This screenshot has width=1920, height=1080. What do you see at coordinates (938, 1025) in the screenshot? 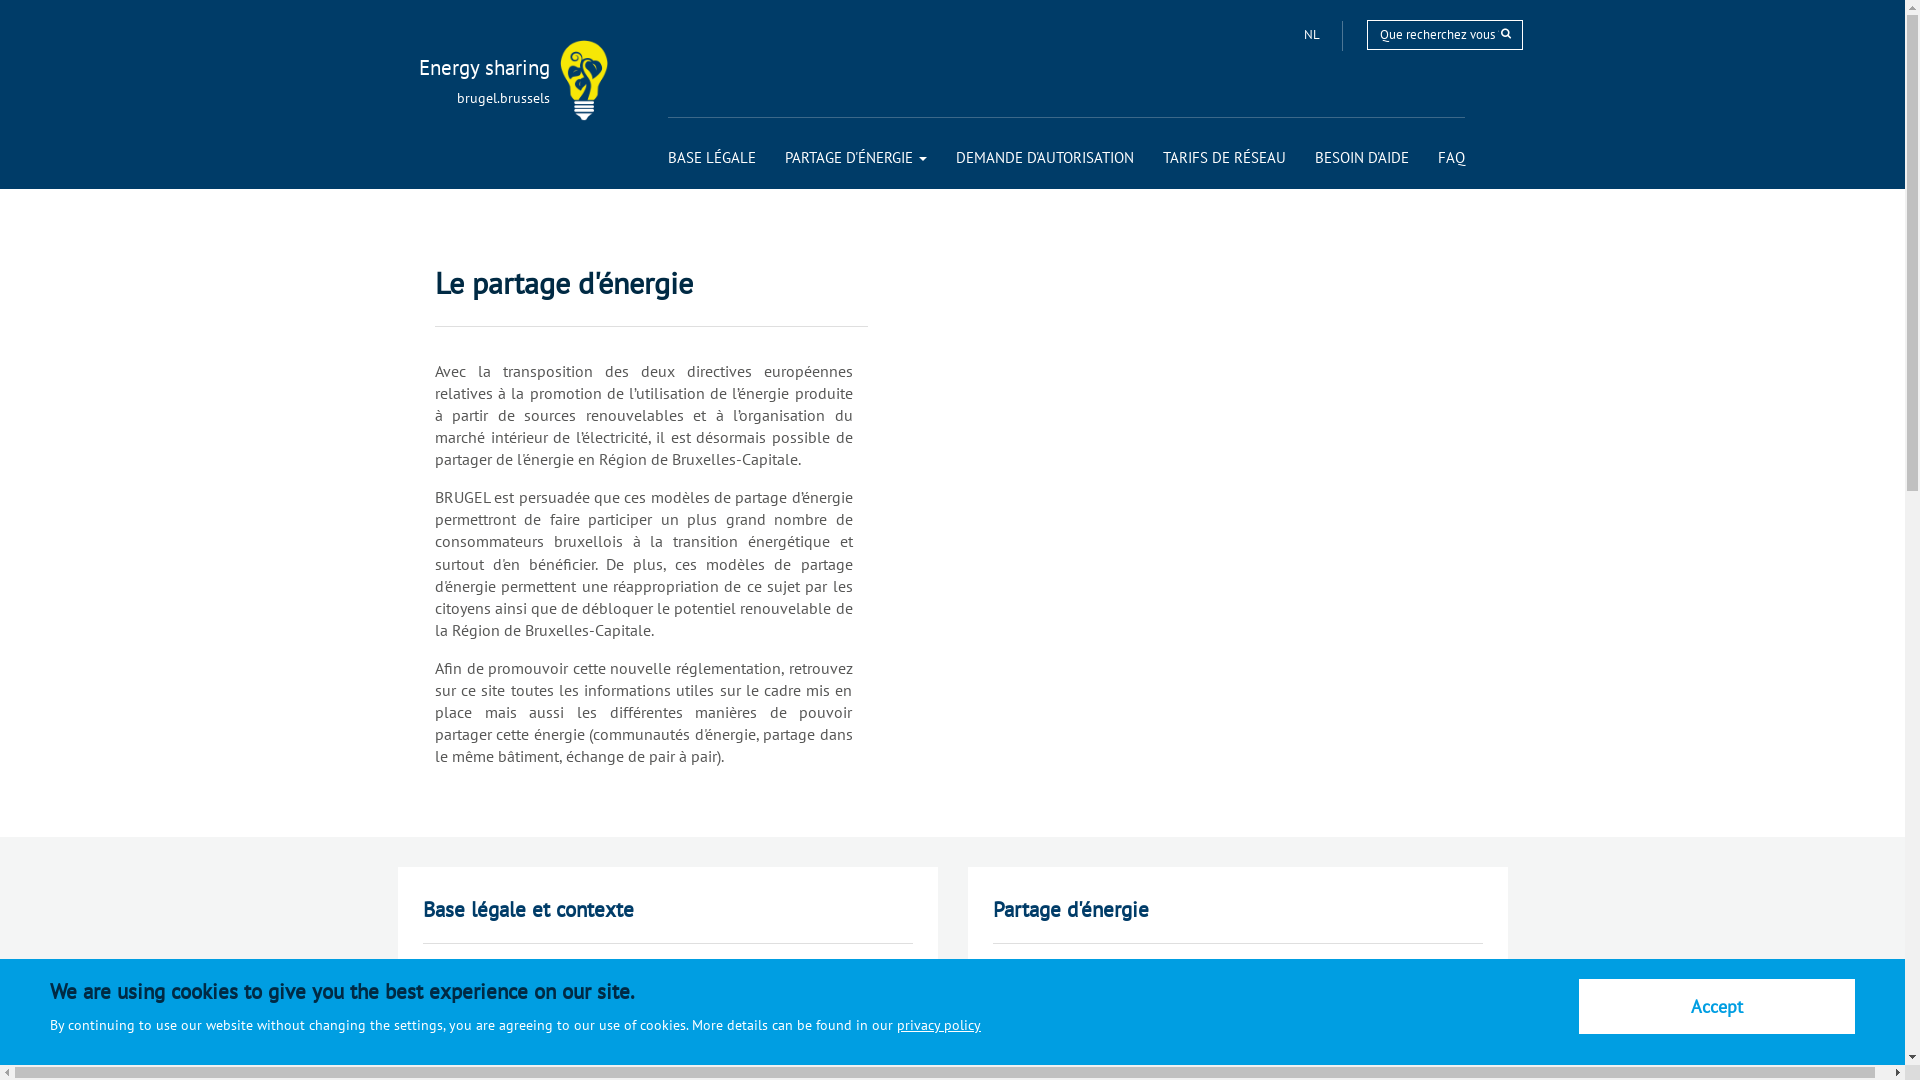
I see `'privacy policy'` at bounding box center [938, 1025].